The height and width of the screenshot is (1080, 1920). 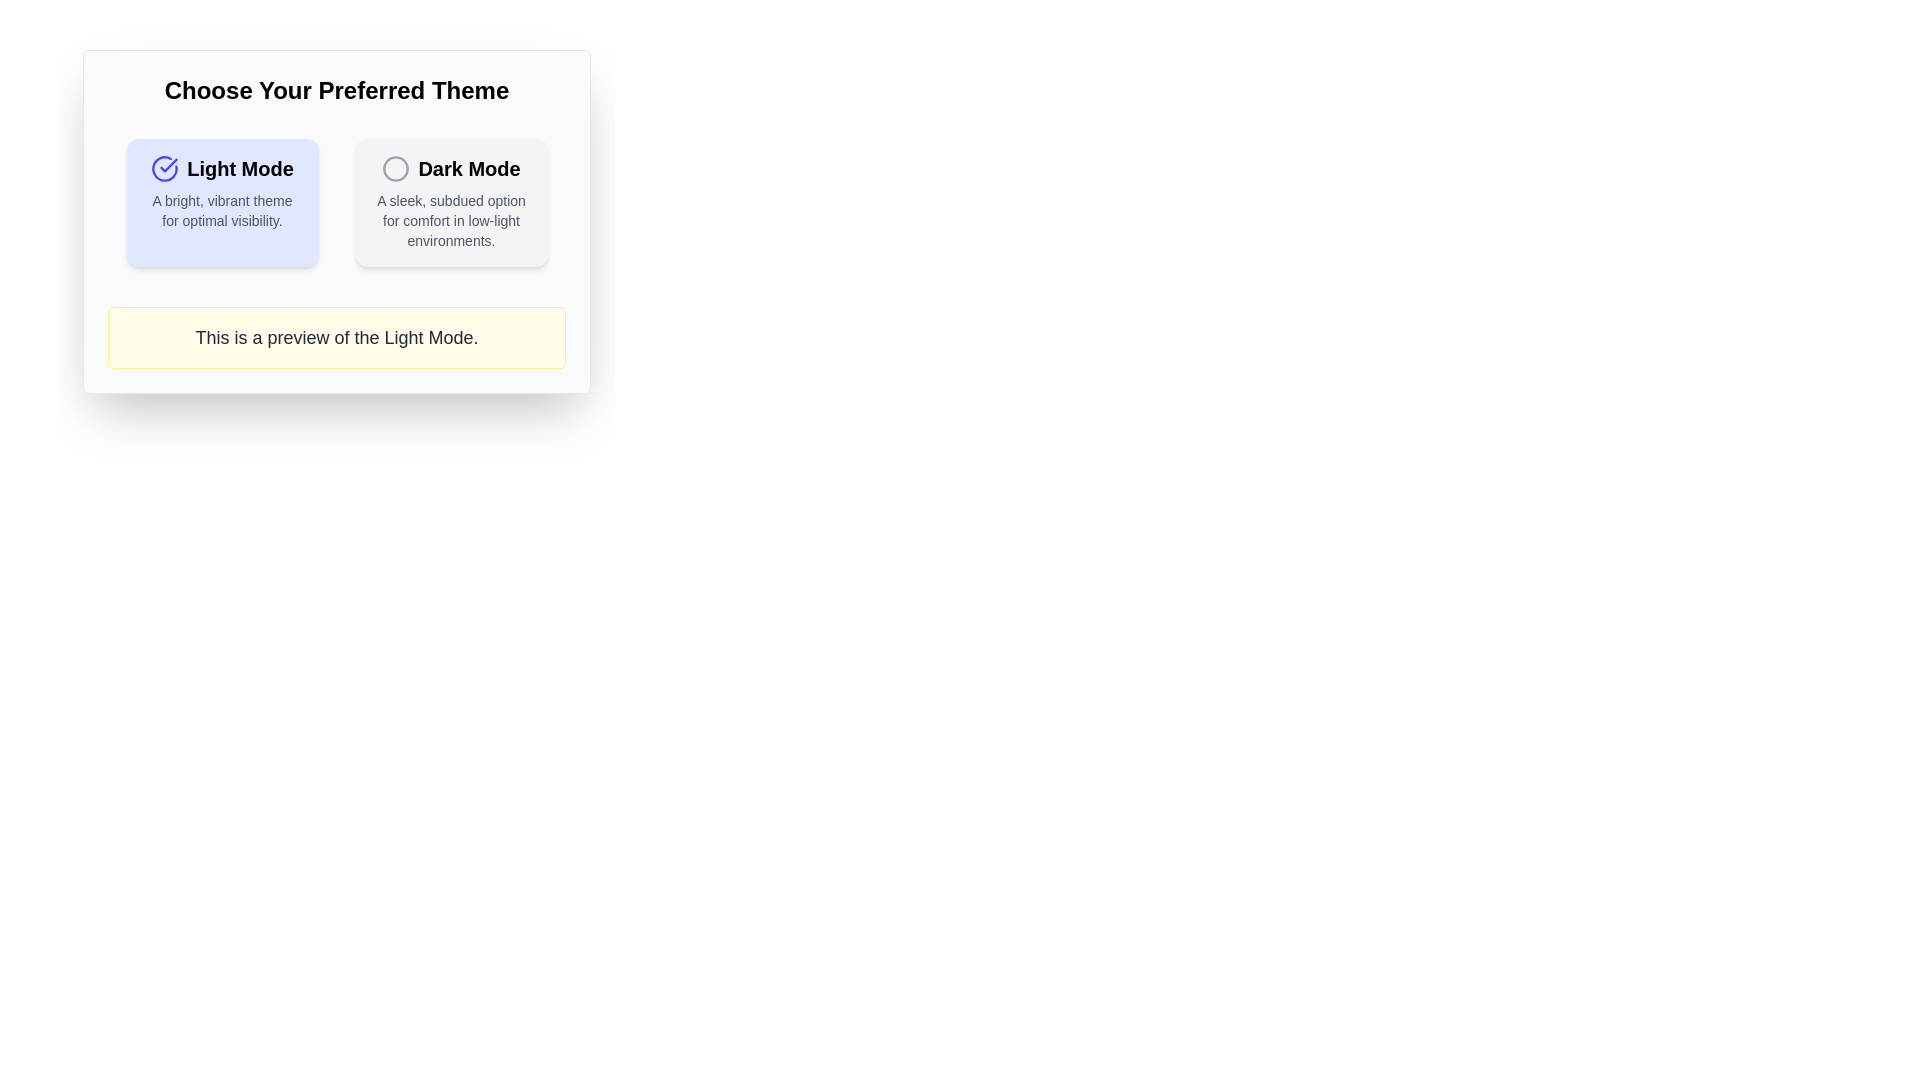 What do you see at coordinates (450, 220) in the screenshot?
I see `the static text providing details for the 'Dark Mode' option, located beneath the title 'Dark Mode' on the right section of the UI panel` at bounding box center [450, 220].